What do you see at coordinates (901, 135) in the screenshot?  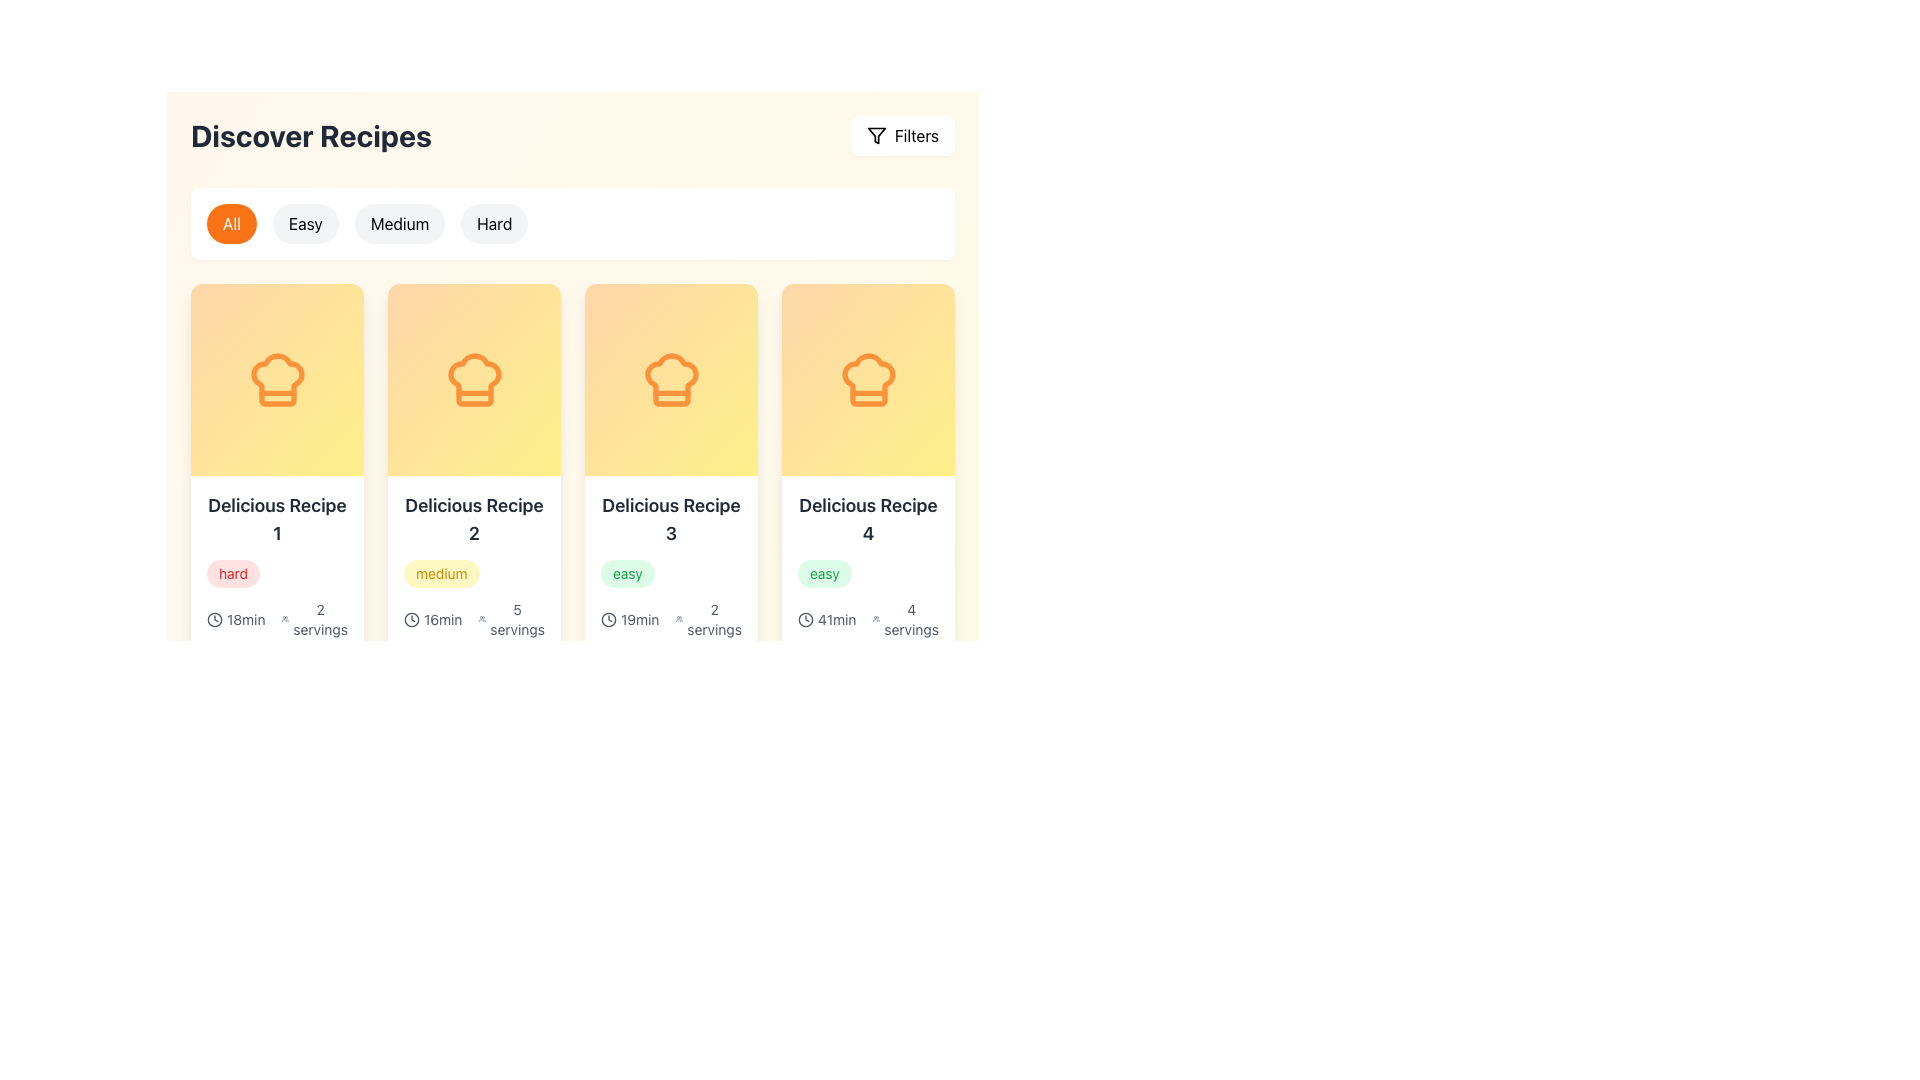 I see `the button labeled 'Filters' with rounded corners and a filter icon to visualize hover effects` at bounding box center [901, 135].